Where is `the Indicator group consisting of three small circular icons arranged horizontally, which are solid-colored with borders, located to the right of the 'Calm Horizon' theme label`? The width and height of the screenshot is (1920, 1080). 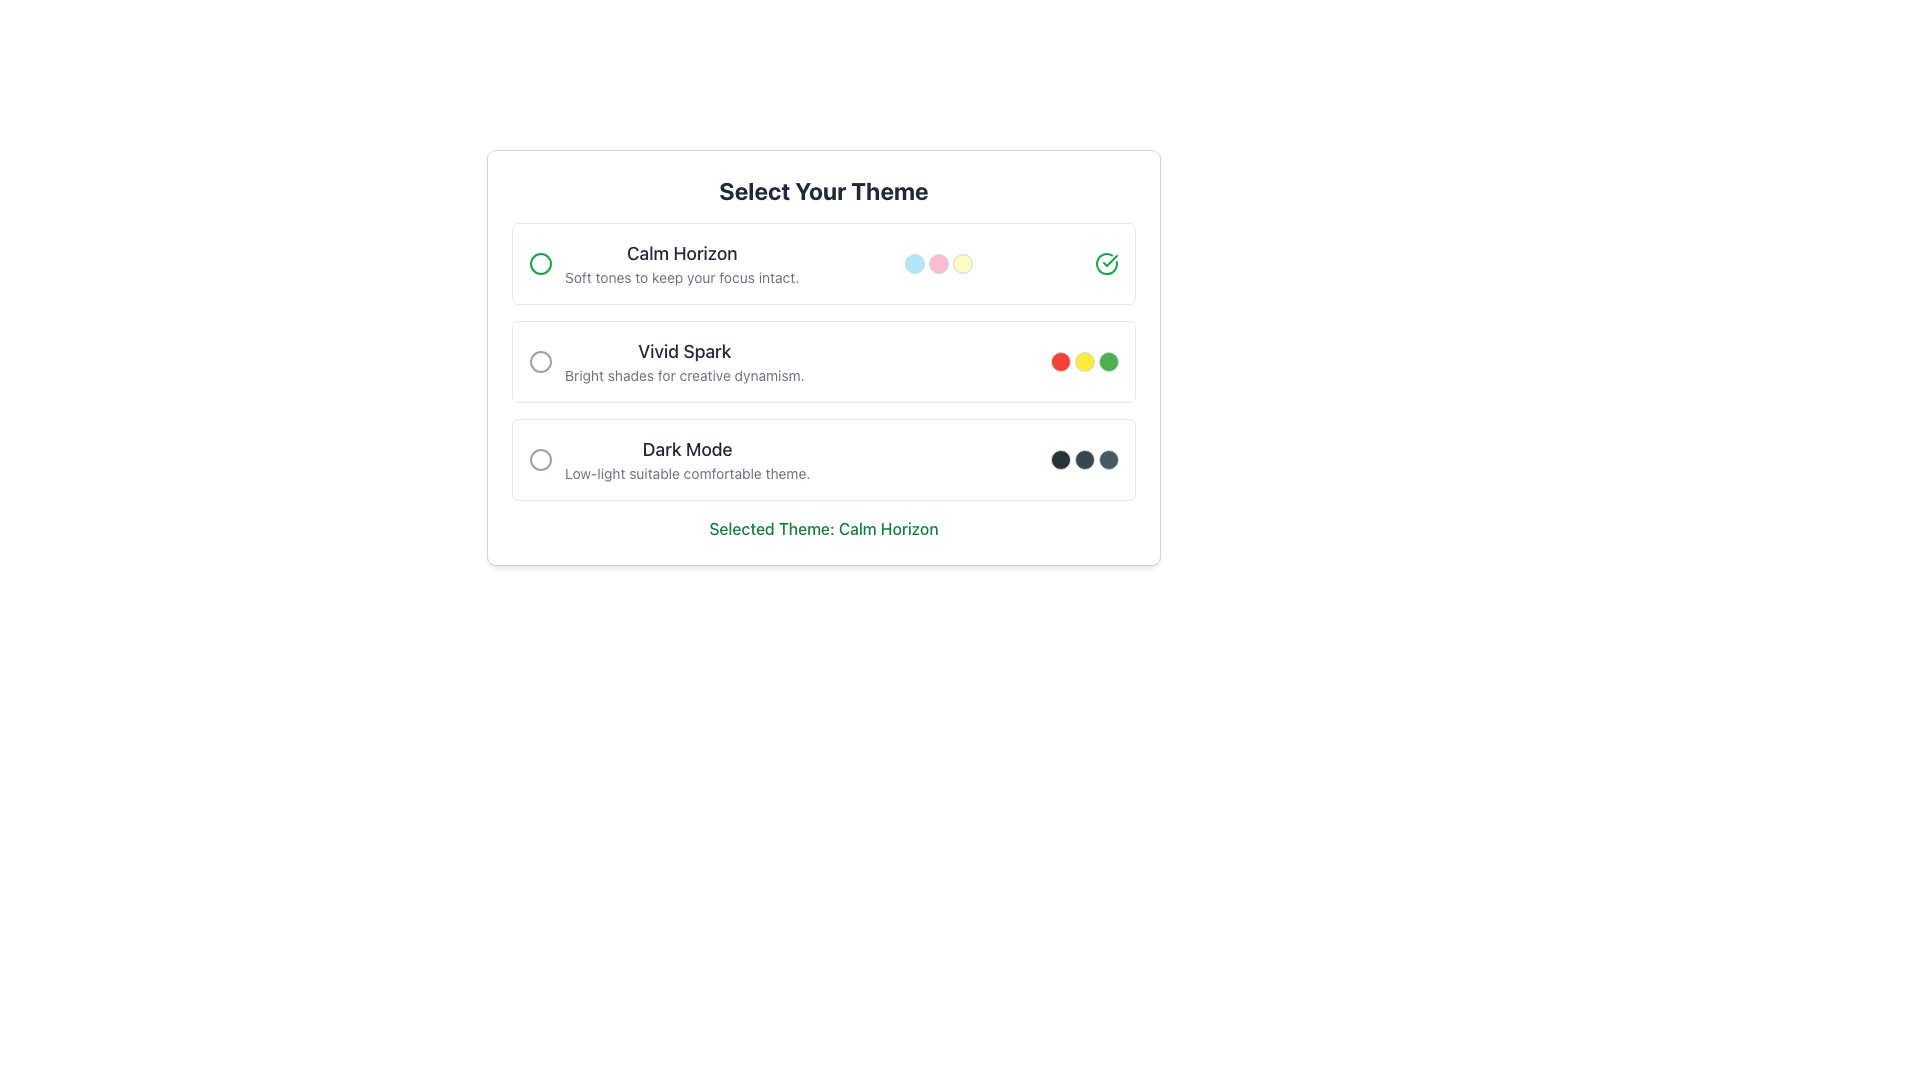 the Indicator group consisting of three small circular icons arranged horizontally, which are solid-colored with borders, located to the right of the 'Calm Horizon' theme label is located at coordinates (938, 262).